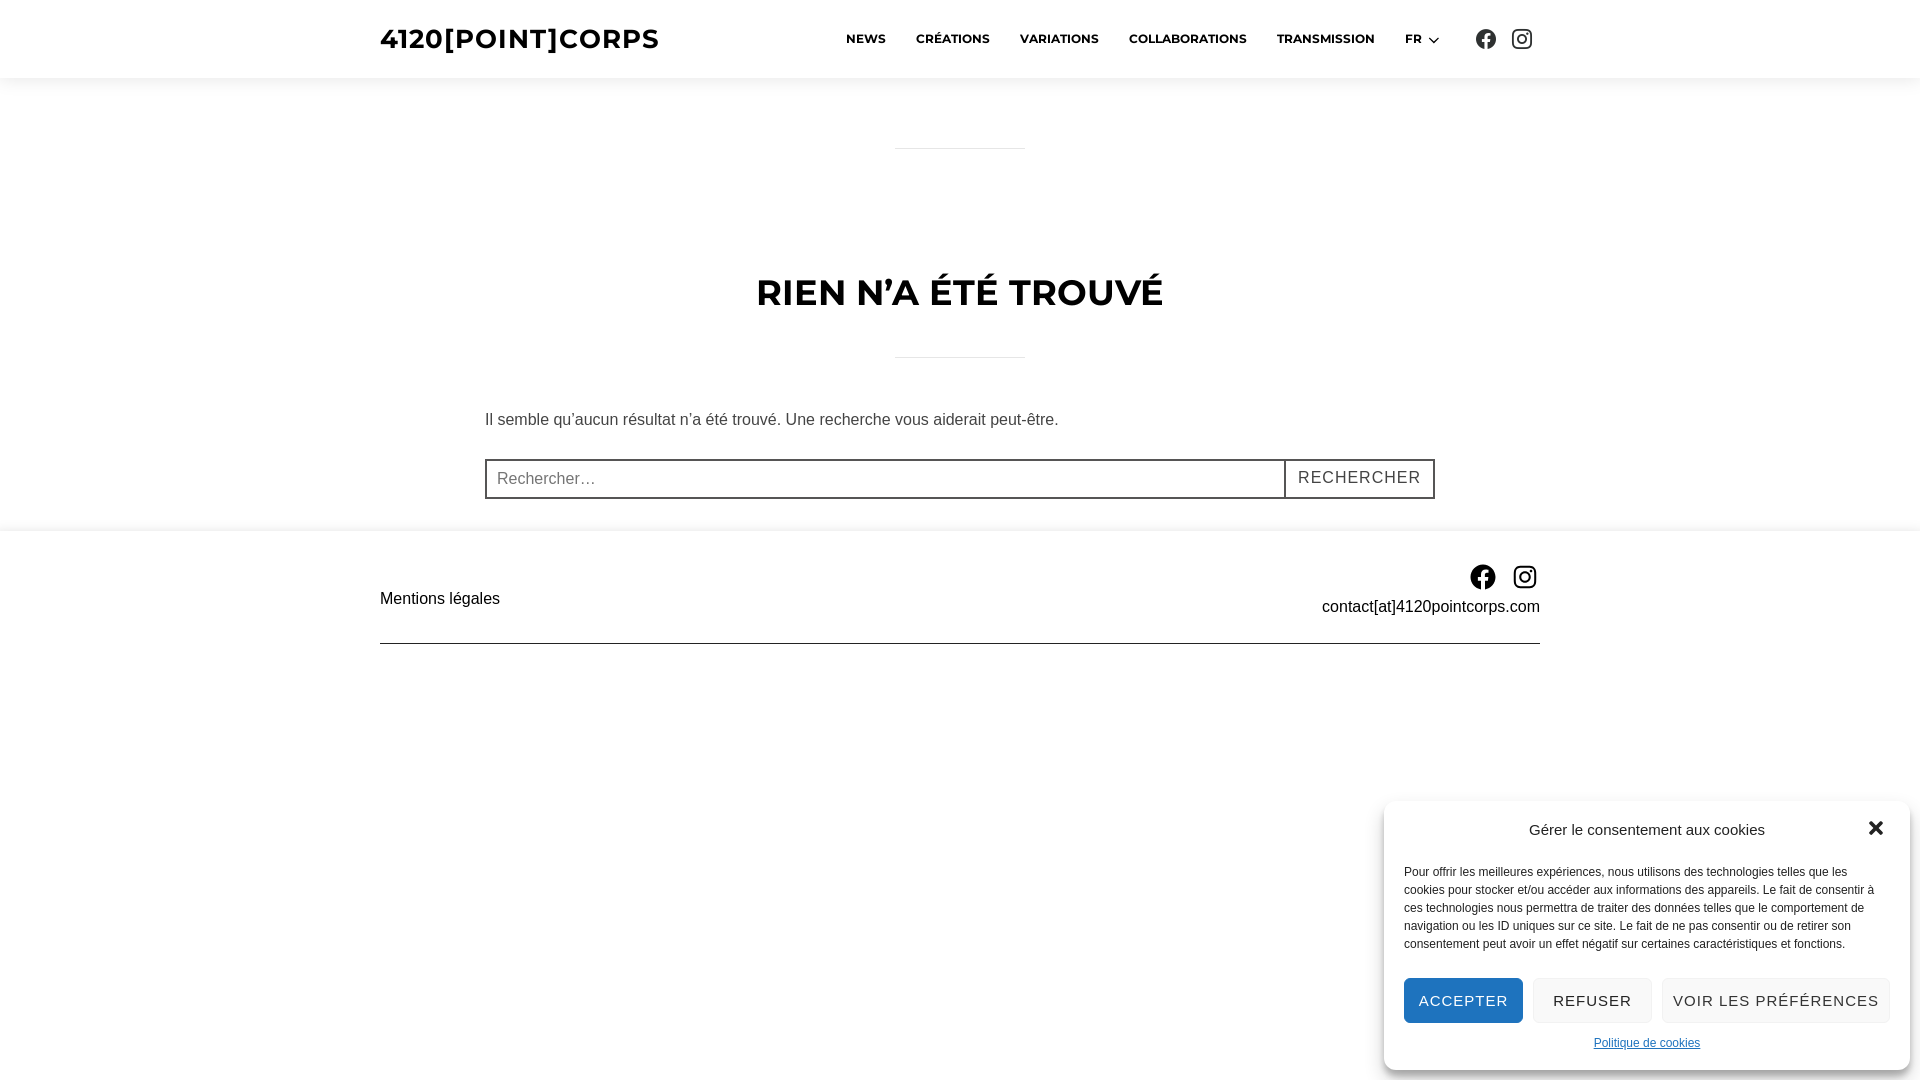  I want to click on 'ACCEPTER', so click(1402, 1000).